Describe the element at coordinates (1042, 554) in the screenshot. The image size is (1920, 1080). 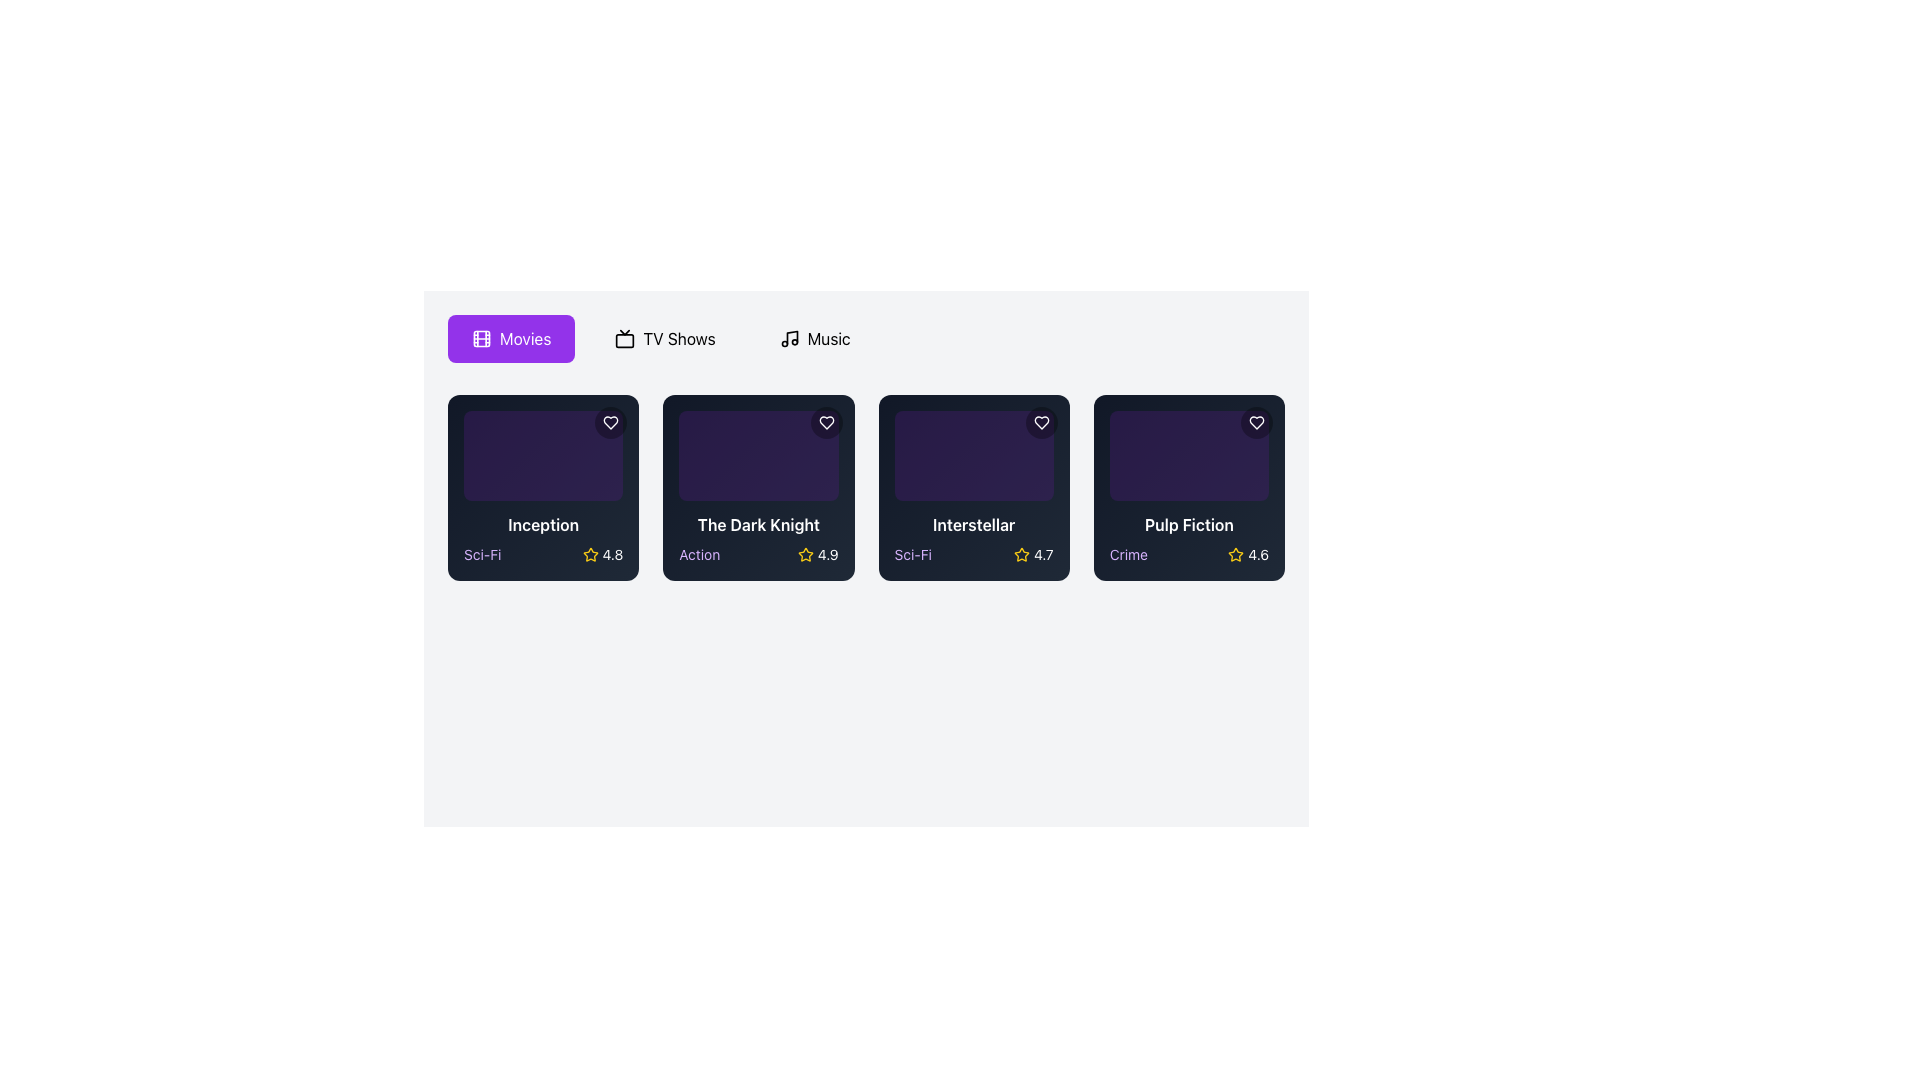
I see `the label displaying the numeric value '4.7' next to the golden star icon in the rating component of the 'Interstellar' card` at that location.